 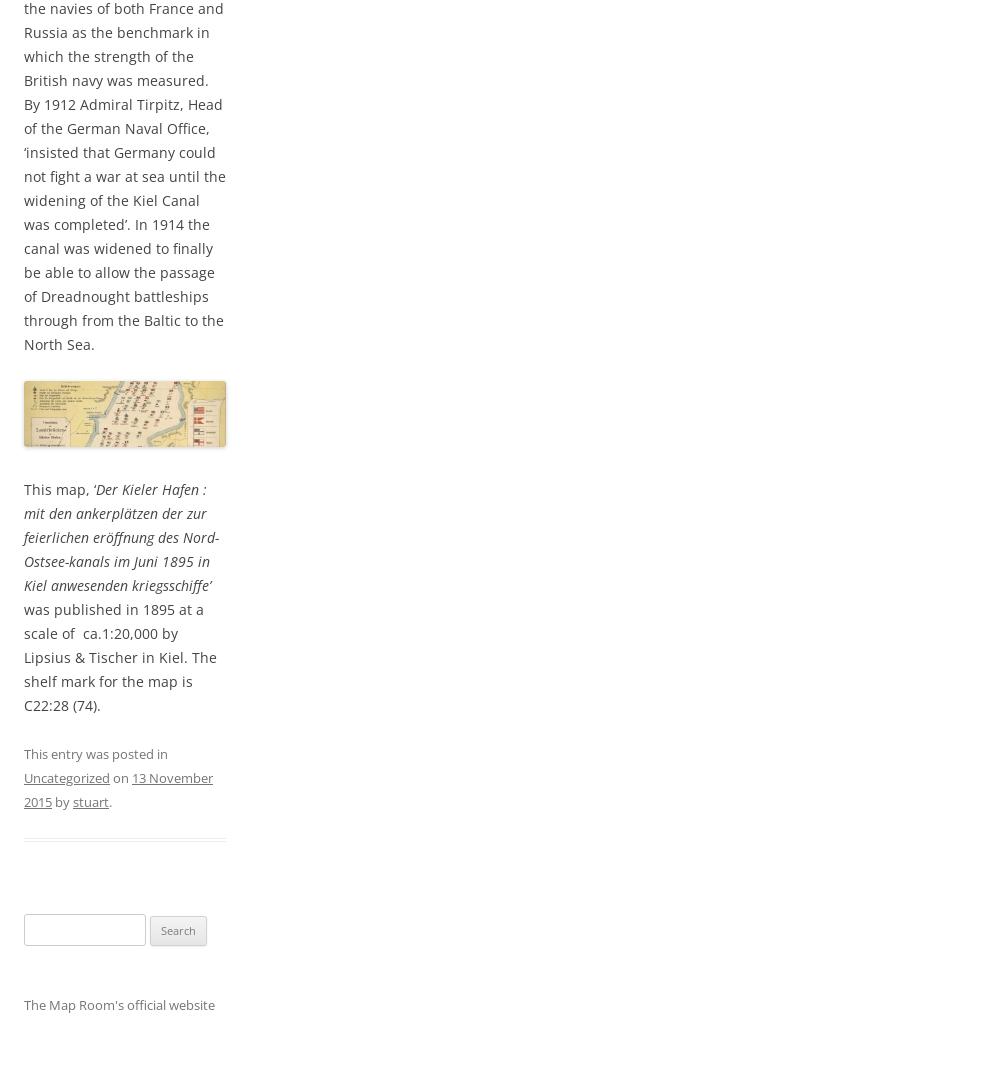 I want to click on '13 November 2015', so click(x=118, y=790).